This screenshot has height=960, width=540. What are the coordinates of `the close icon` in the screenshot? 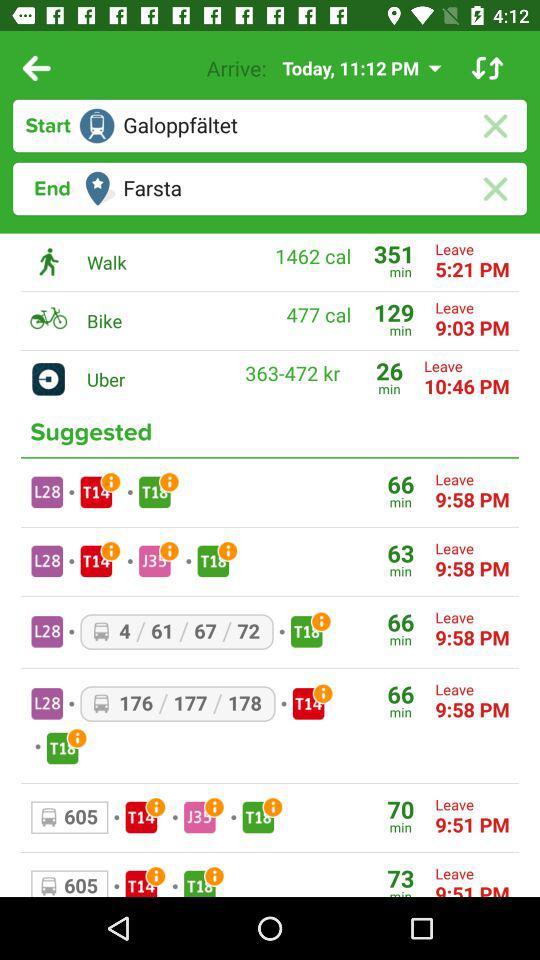 It's located at (494, 189).